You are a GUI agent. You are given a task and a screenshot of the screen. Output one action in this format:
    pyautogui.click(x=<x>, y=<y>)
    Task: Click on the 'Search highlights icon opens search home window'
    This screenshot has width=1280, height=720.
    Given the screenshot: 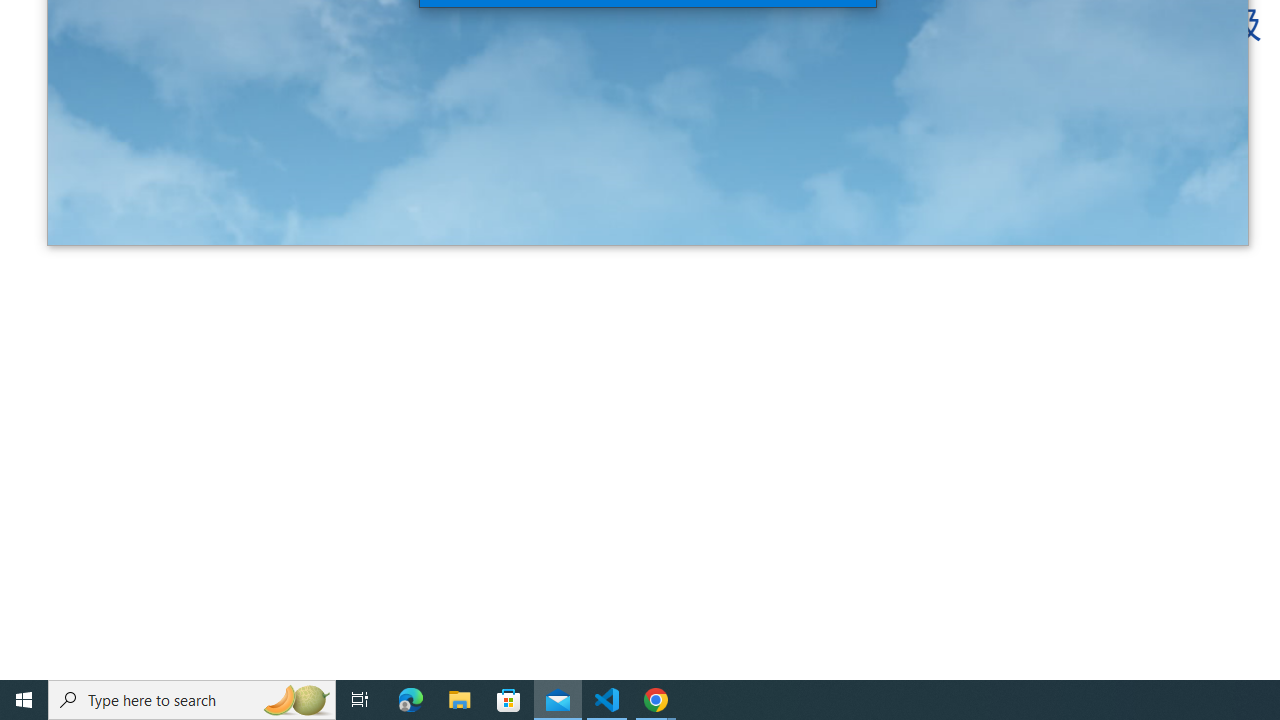 What is the action you would take?
    pyautogui.click(x=294, y=698)
    